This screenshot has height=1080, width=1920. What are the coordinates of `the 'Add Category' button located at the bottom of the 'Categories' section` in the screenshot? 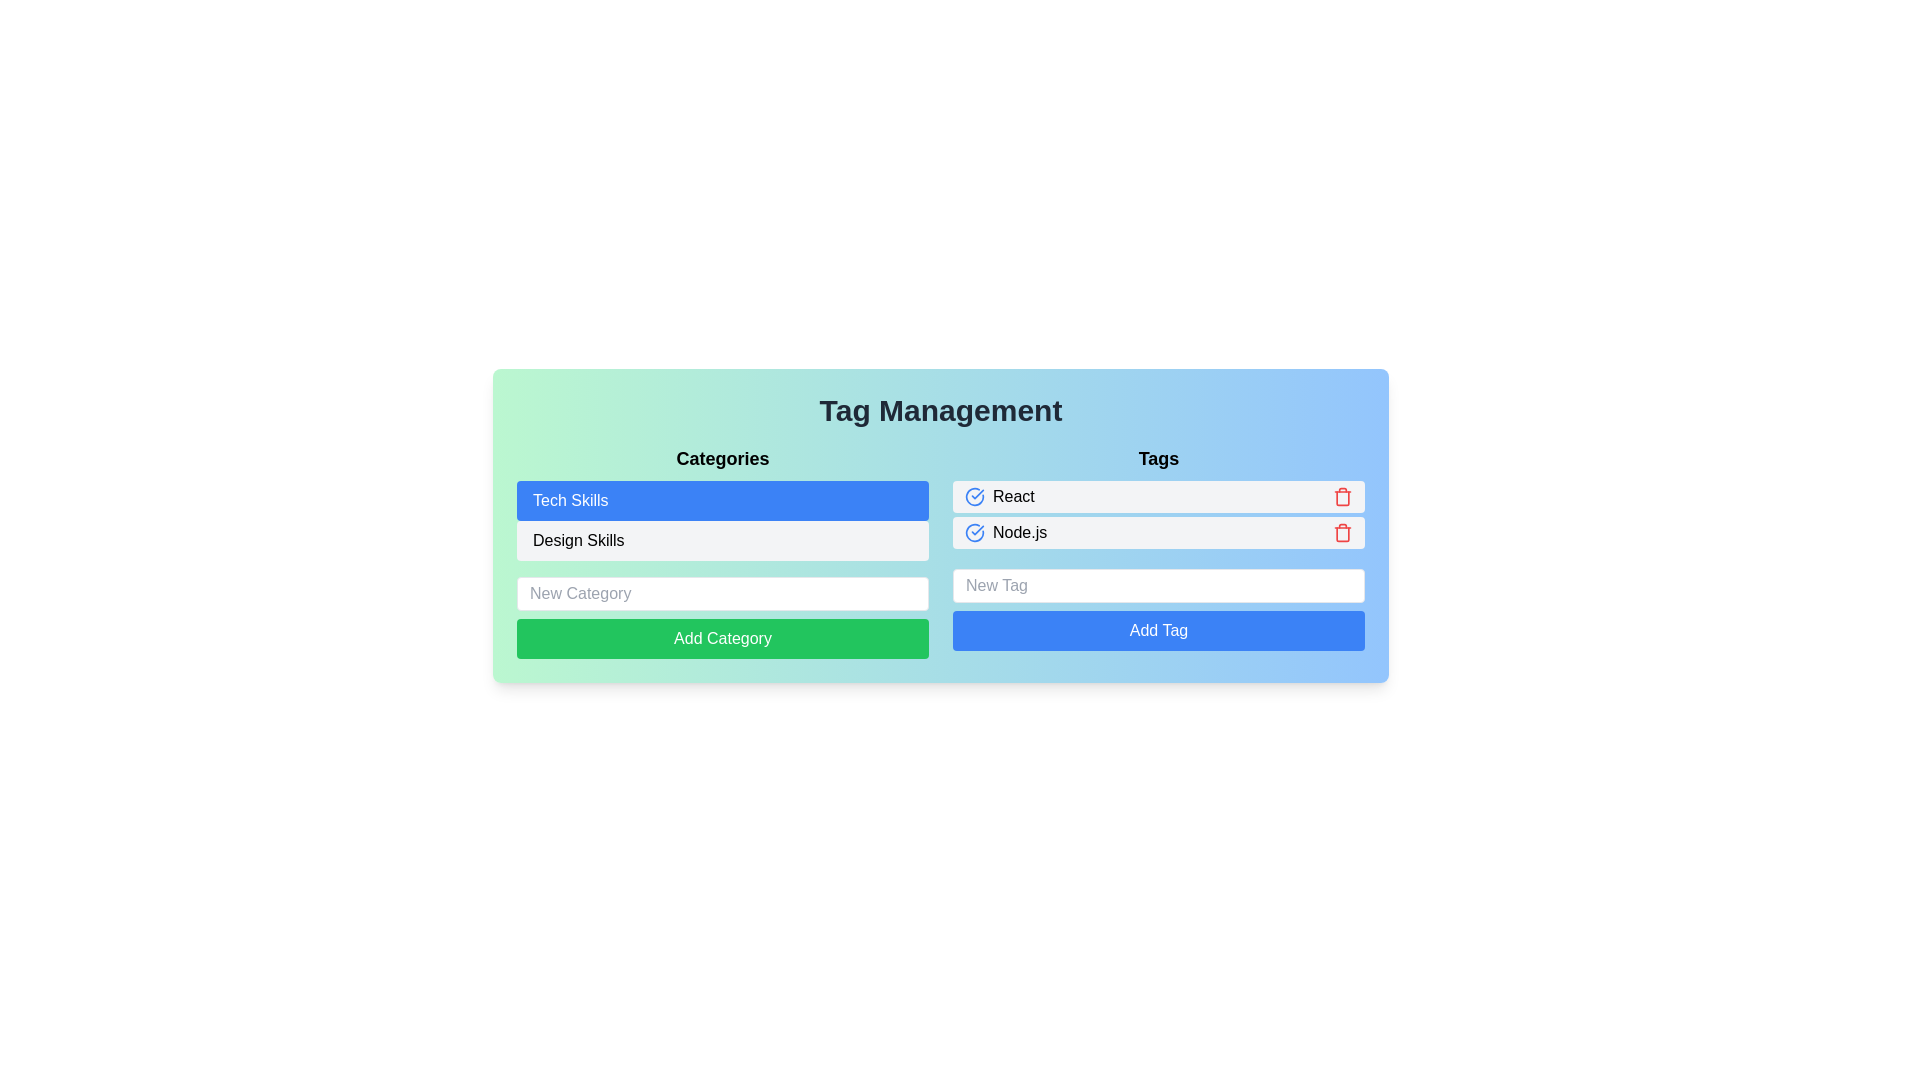 It's located at (722, 639).